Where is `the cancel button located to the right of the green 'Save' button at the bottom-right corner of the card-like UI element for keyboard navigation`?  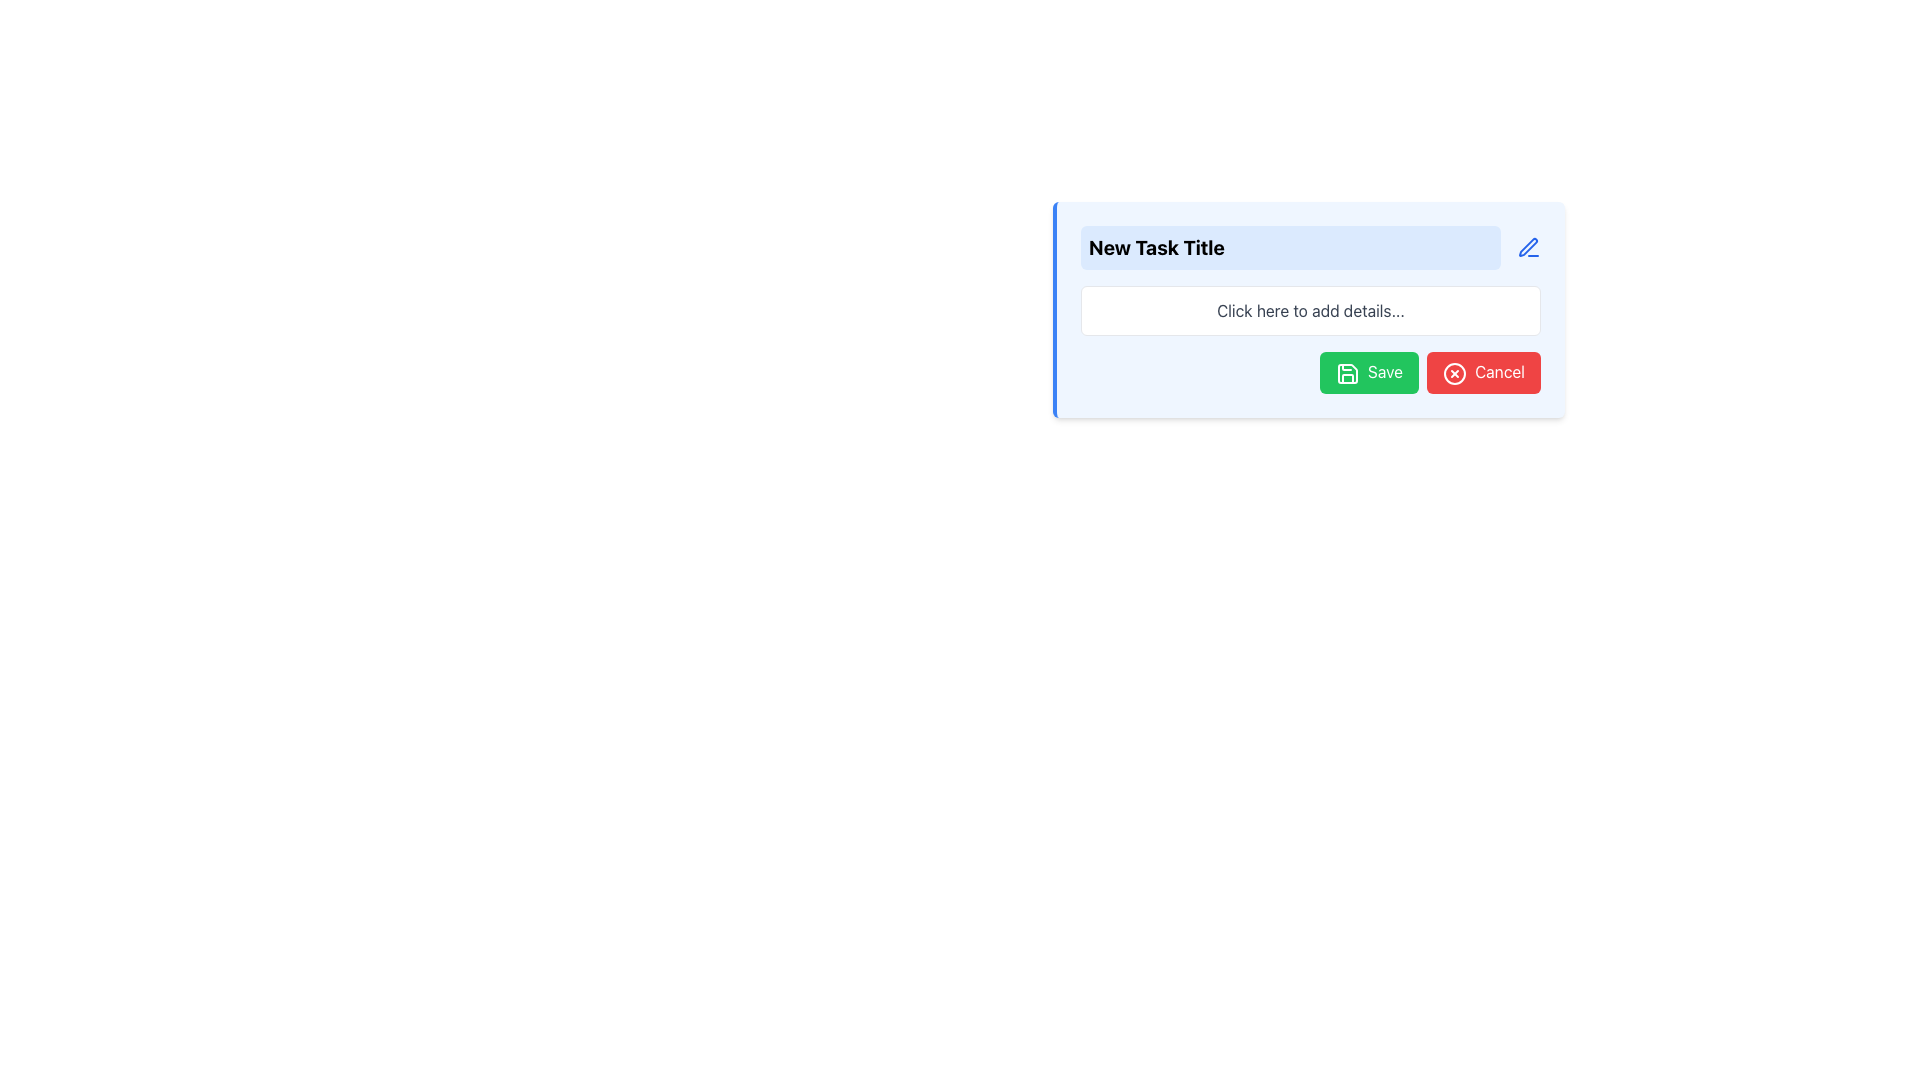
the cancel button located to the right of the green 'Save' button at the bottom-right corner of the card-like UI element for keyboard navigation is located at coordinates (1483, 372).